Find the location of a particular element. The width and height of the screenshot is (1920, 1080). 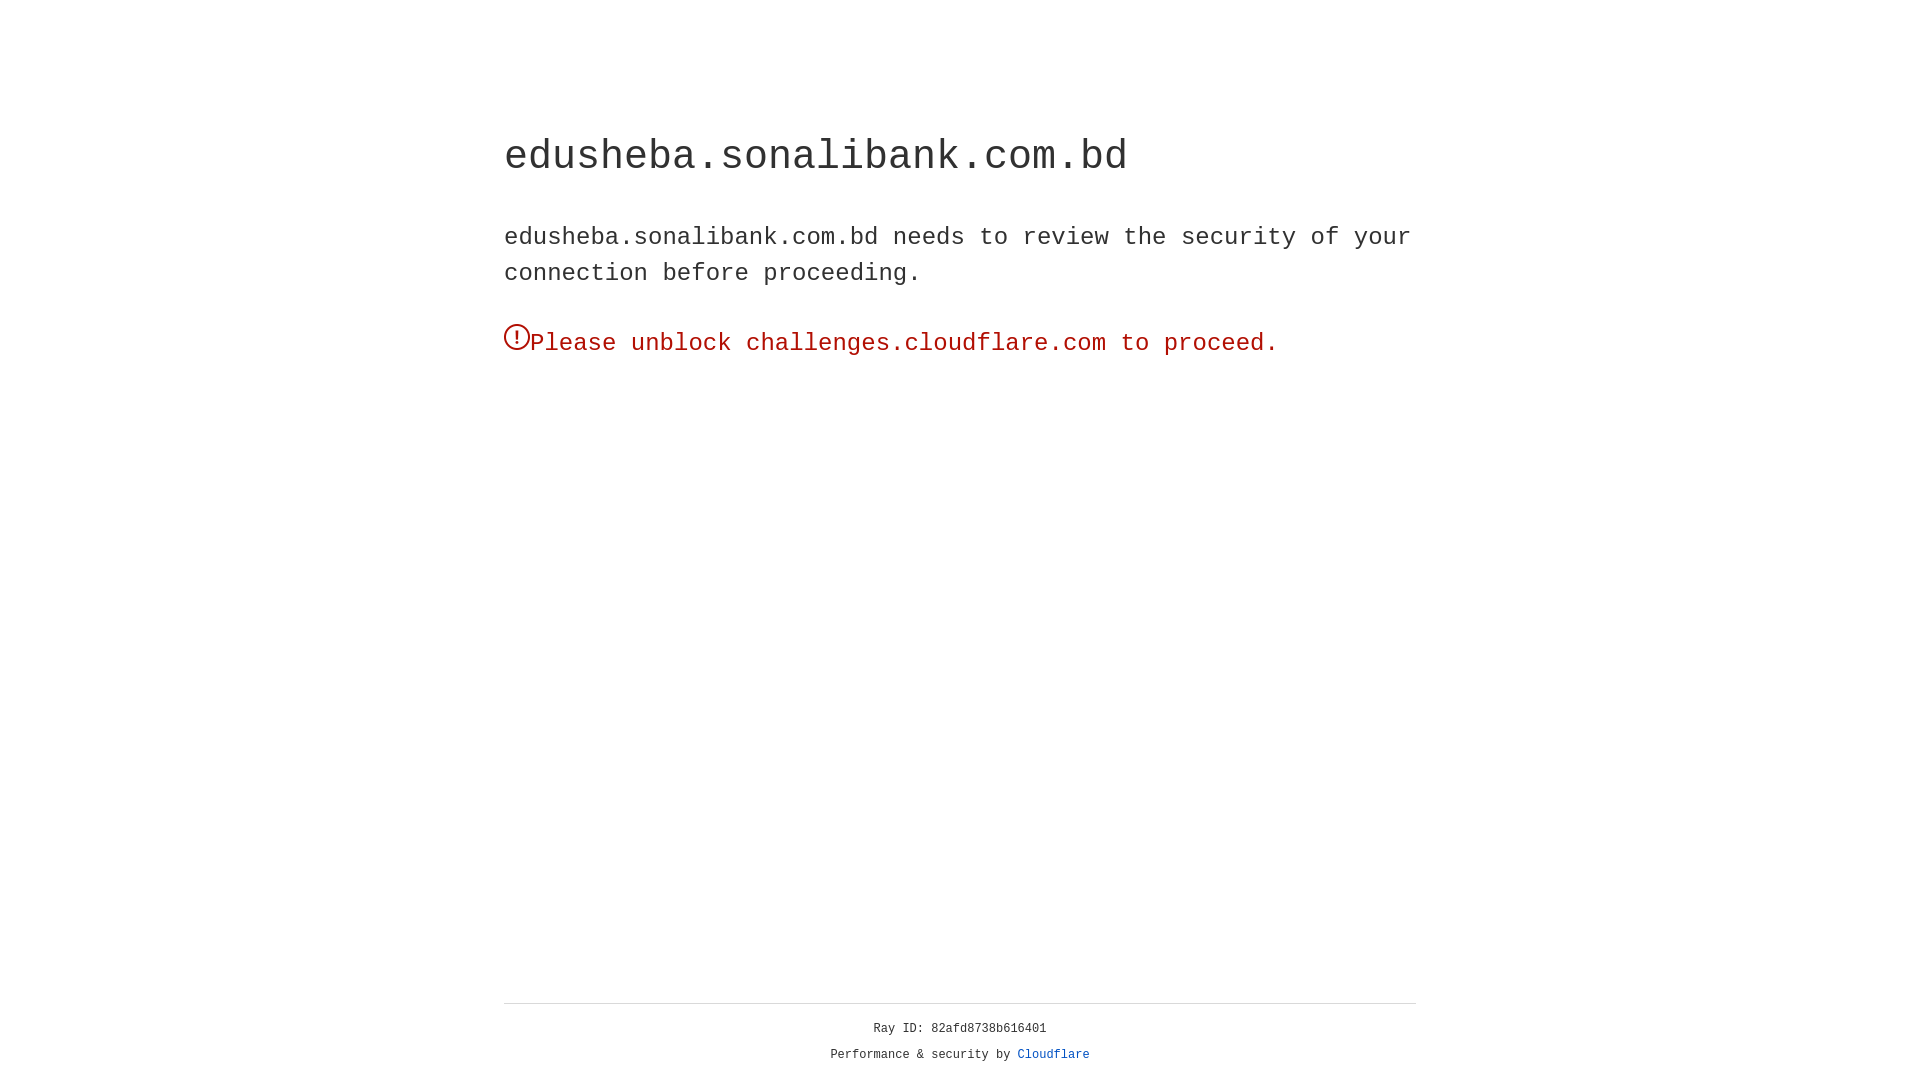

'Cloudflare' is located at coordinates (1053, 1054).